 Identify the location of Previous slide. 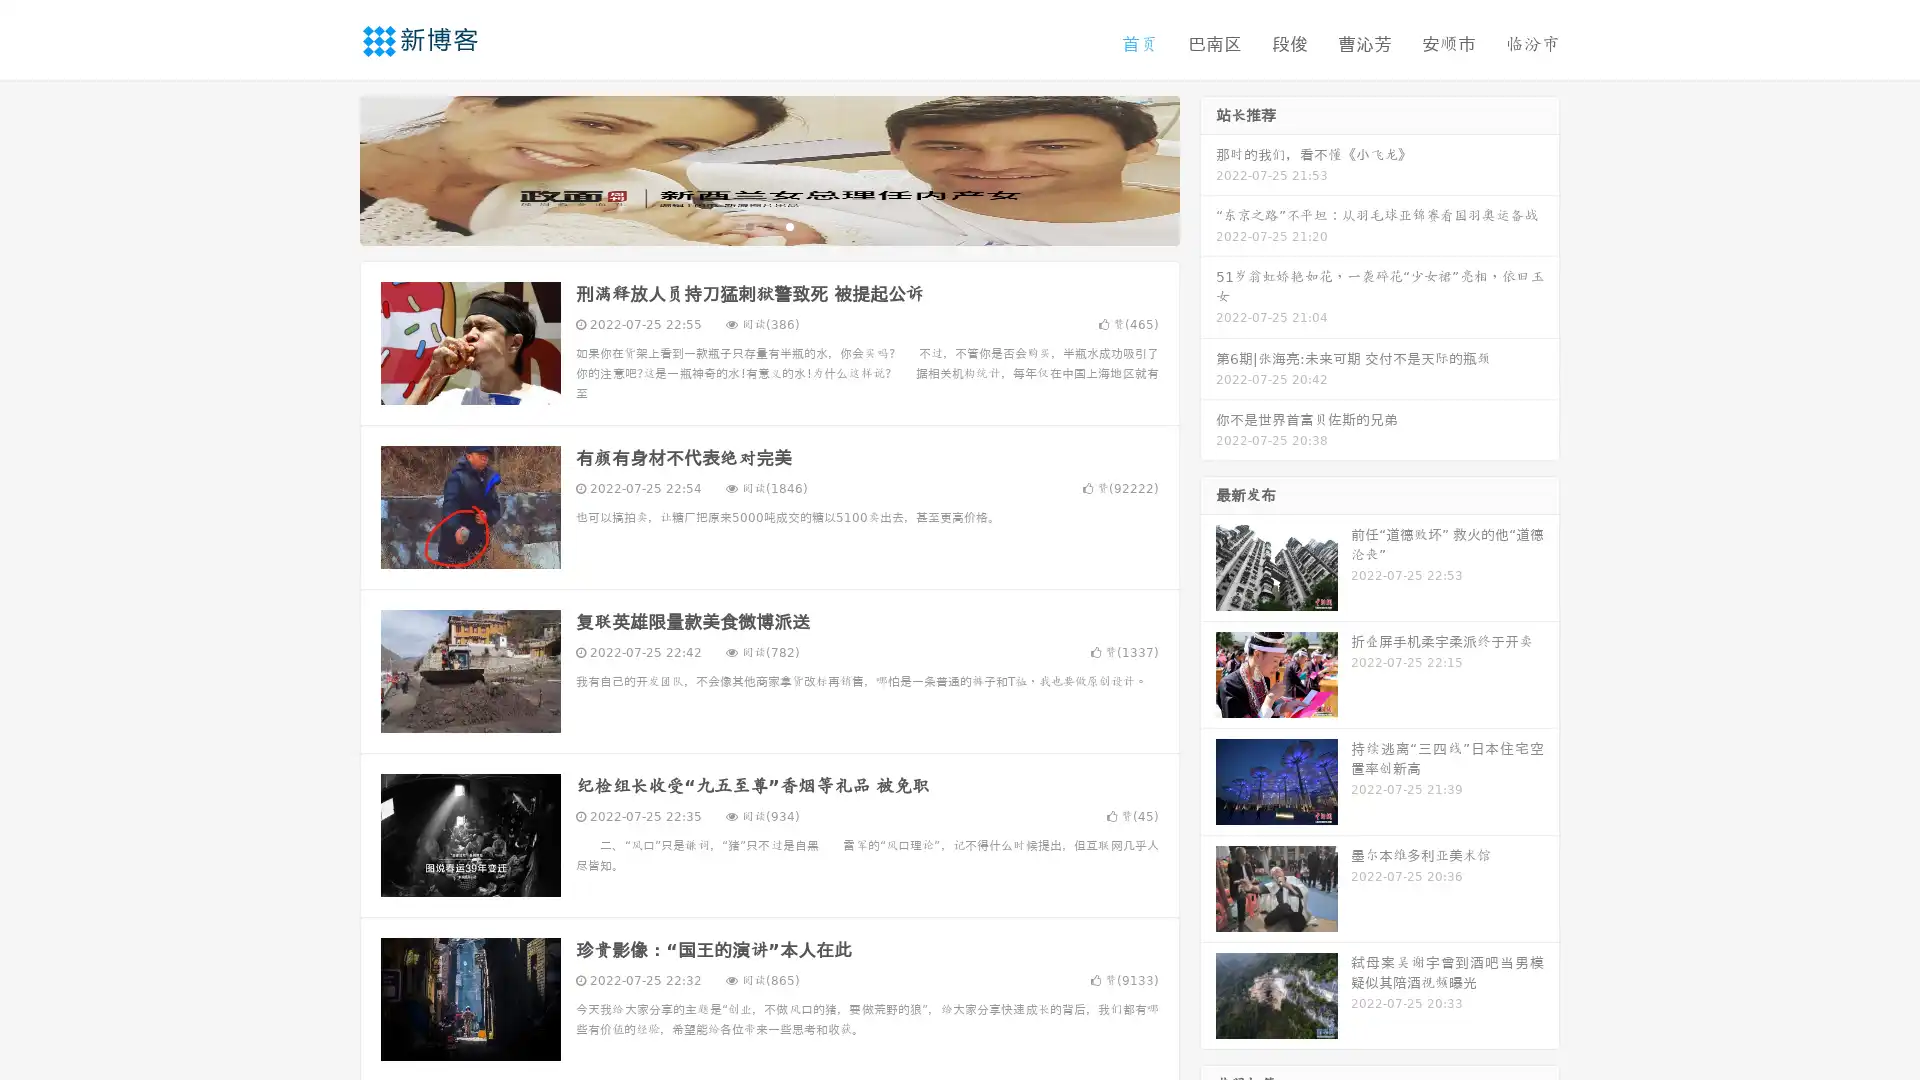
(330, 168).